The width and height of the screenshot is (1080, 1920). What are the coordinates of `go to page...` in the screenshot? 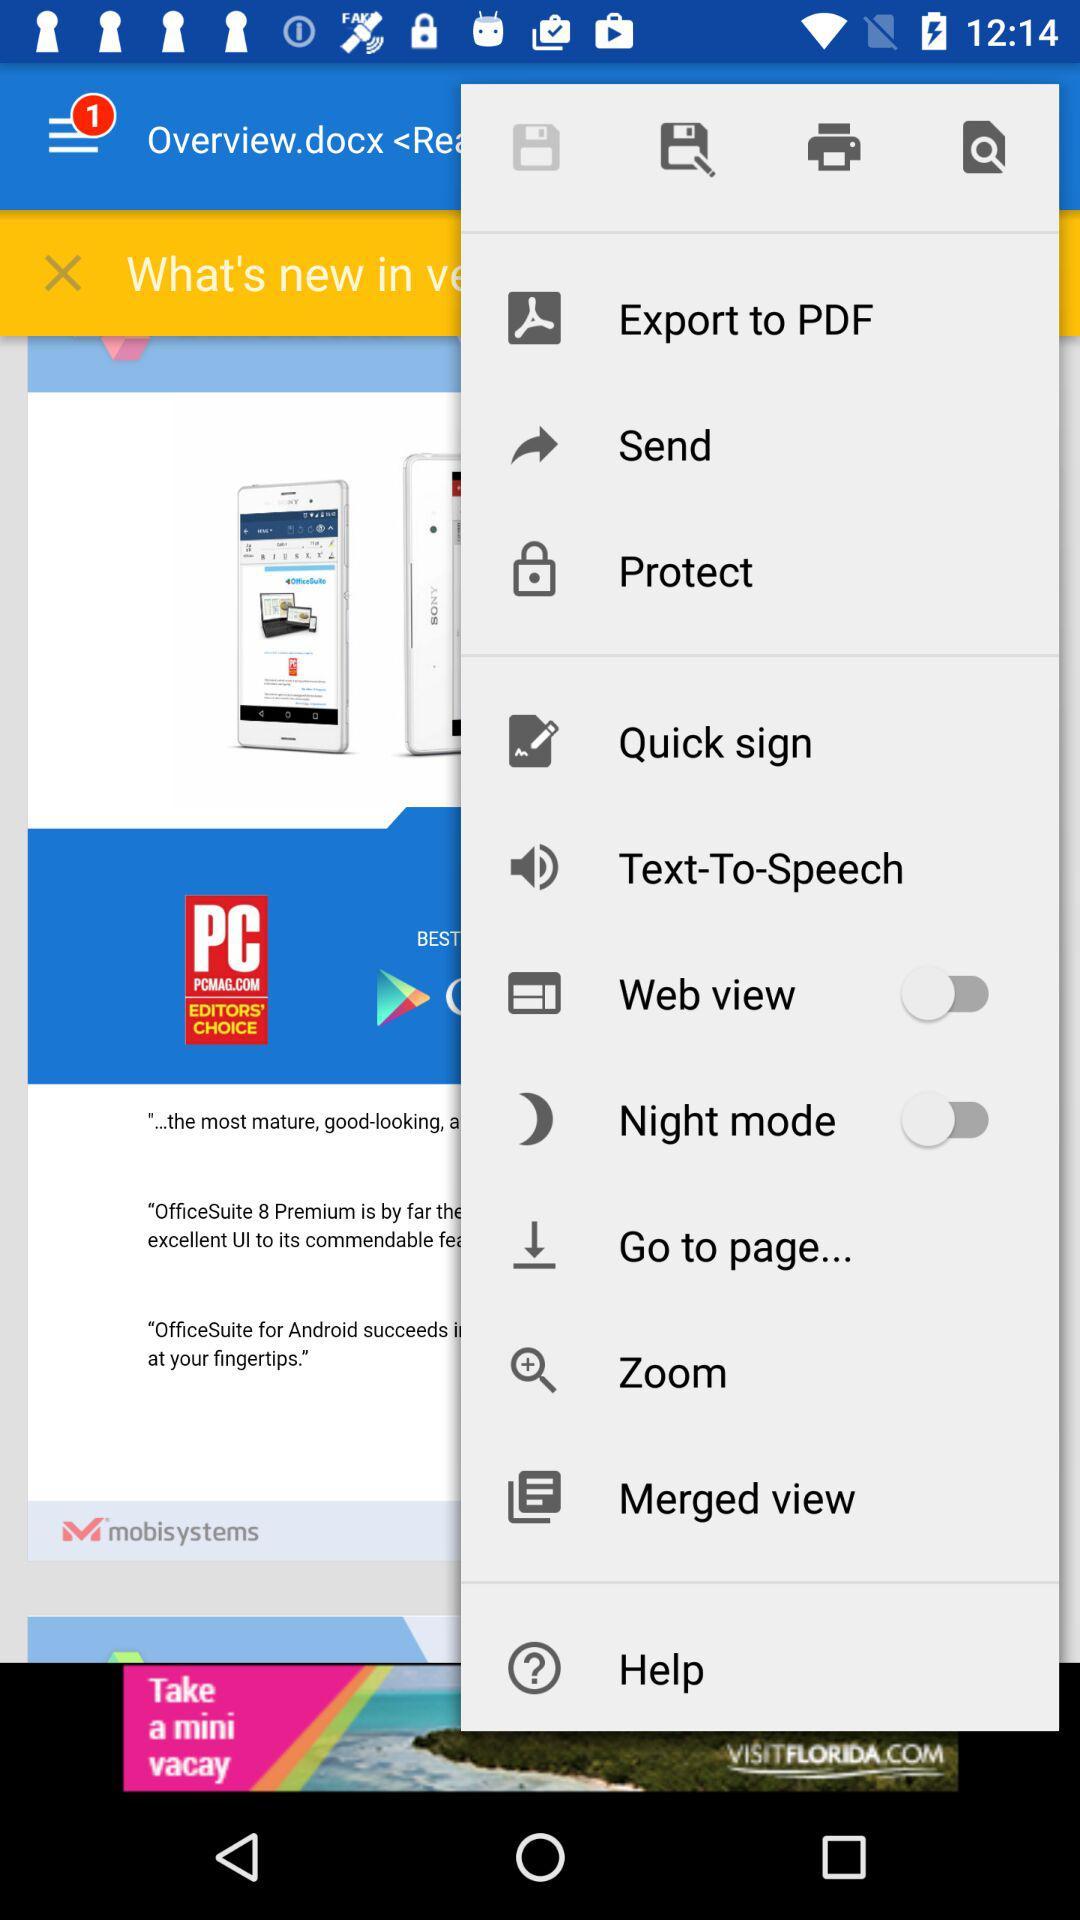 It's located at (759, 1243).